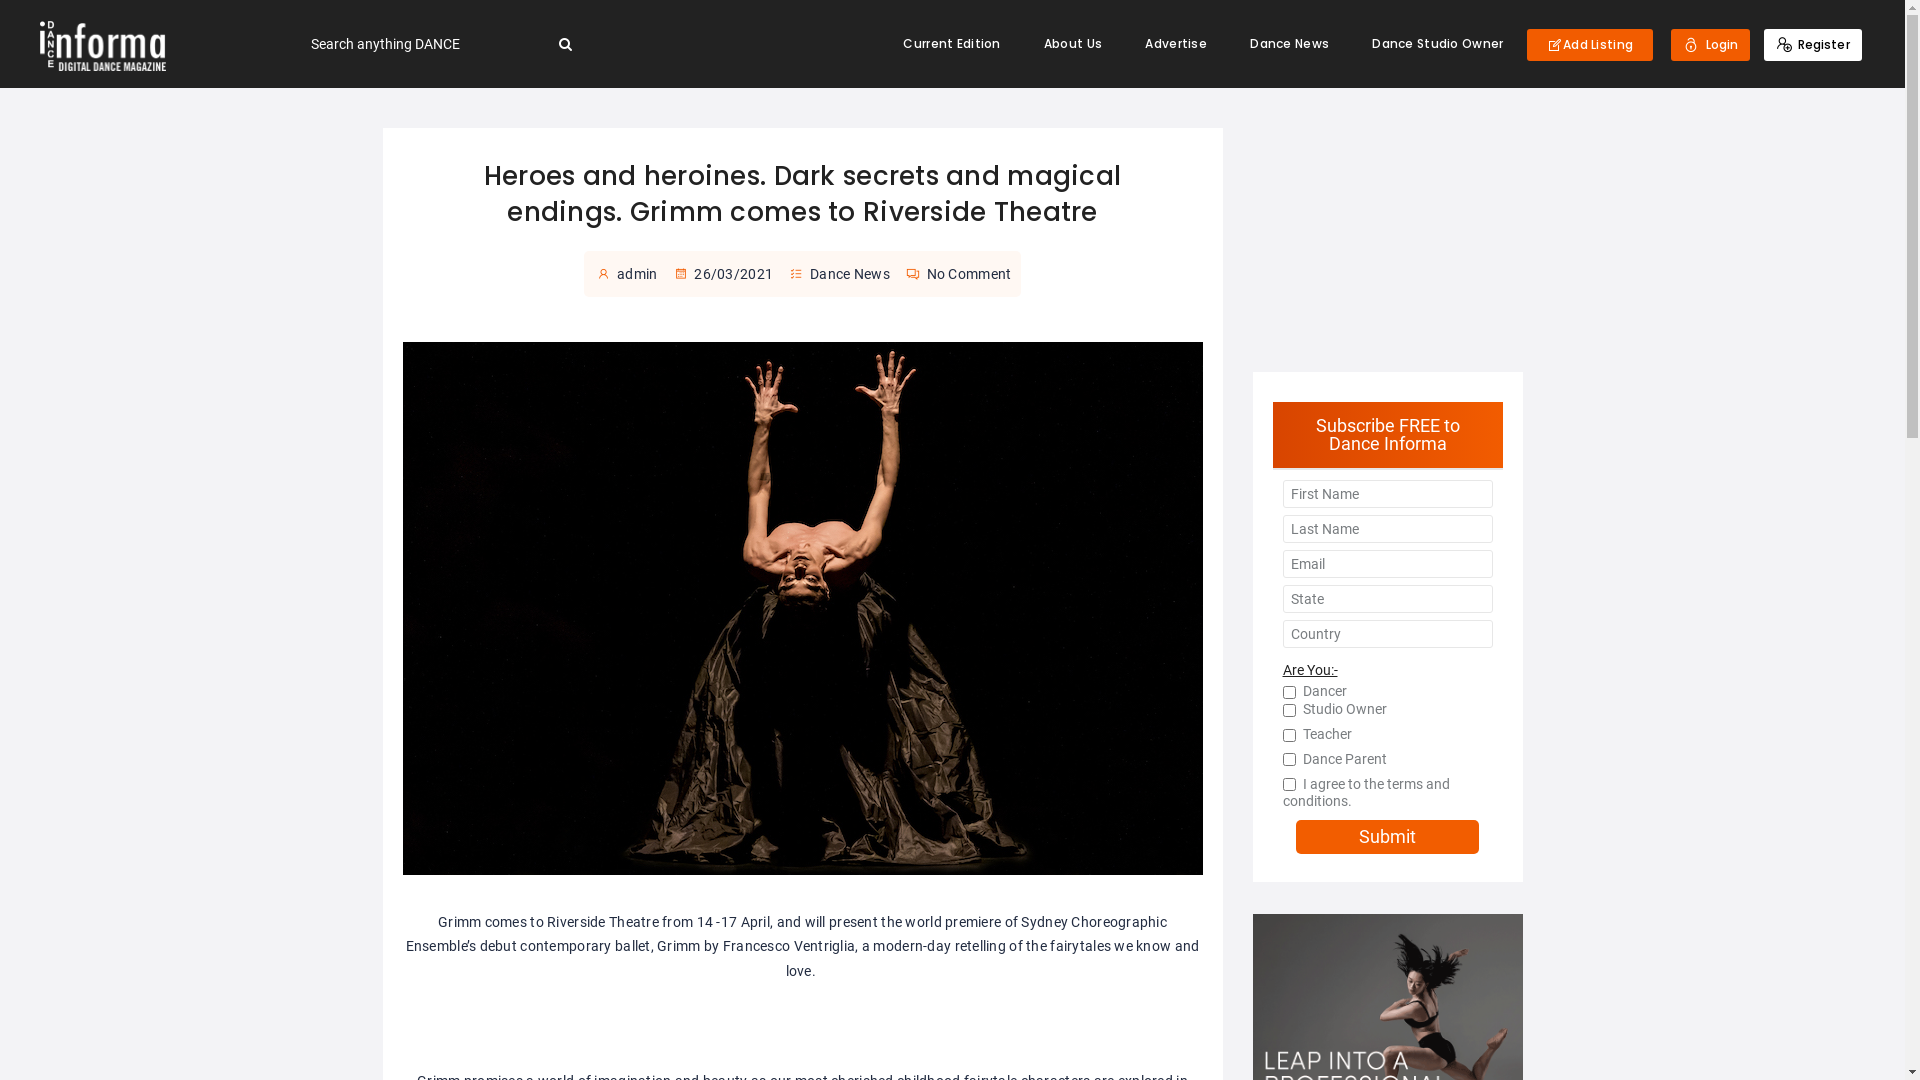  I want to click on 'About Us', so click(1072, 43).